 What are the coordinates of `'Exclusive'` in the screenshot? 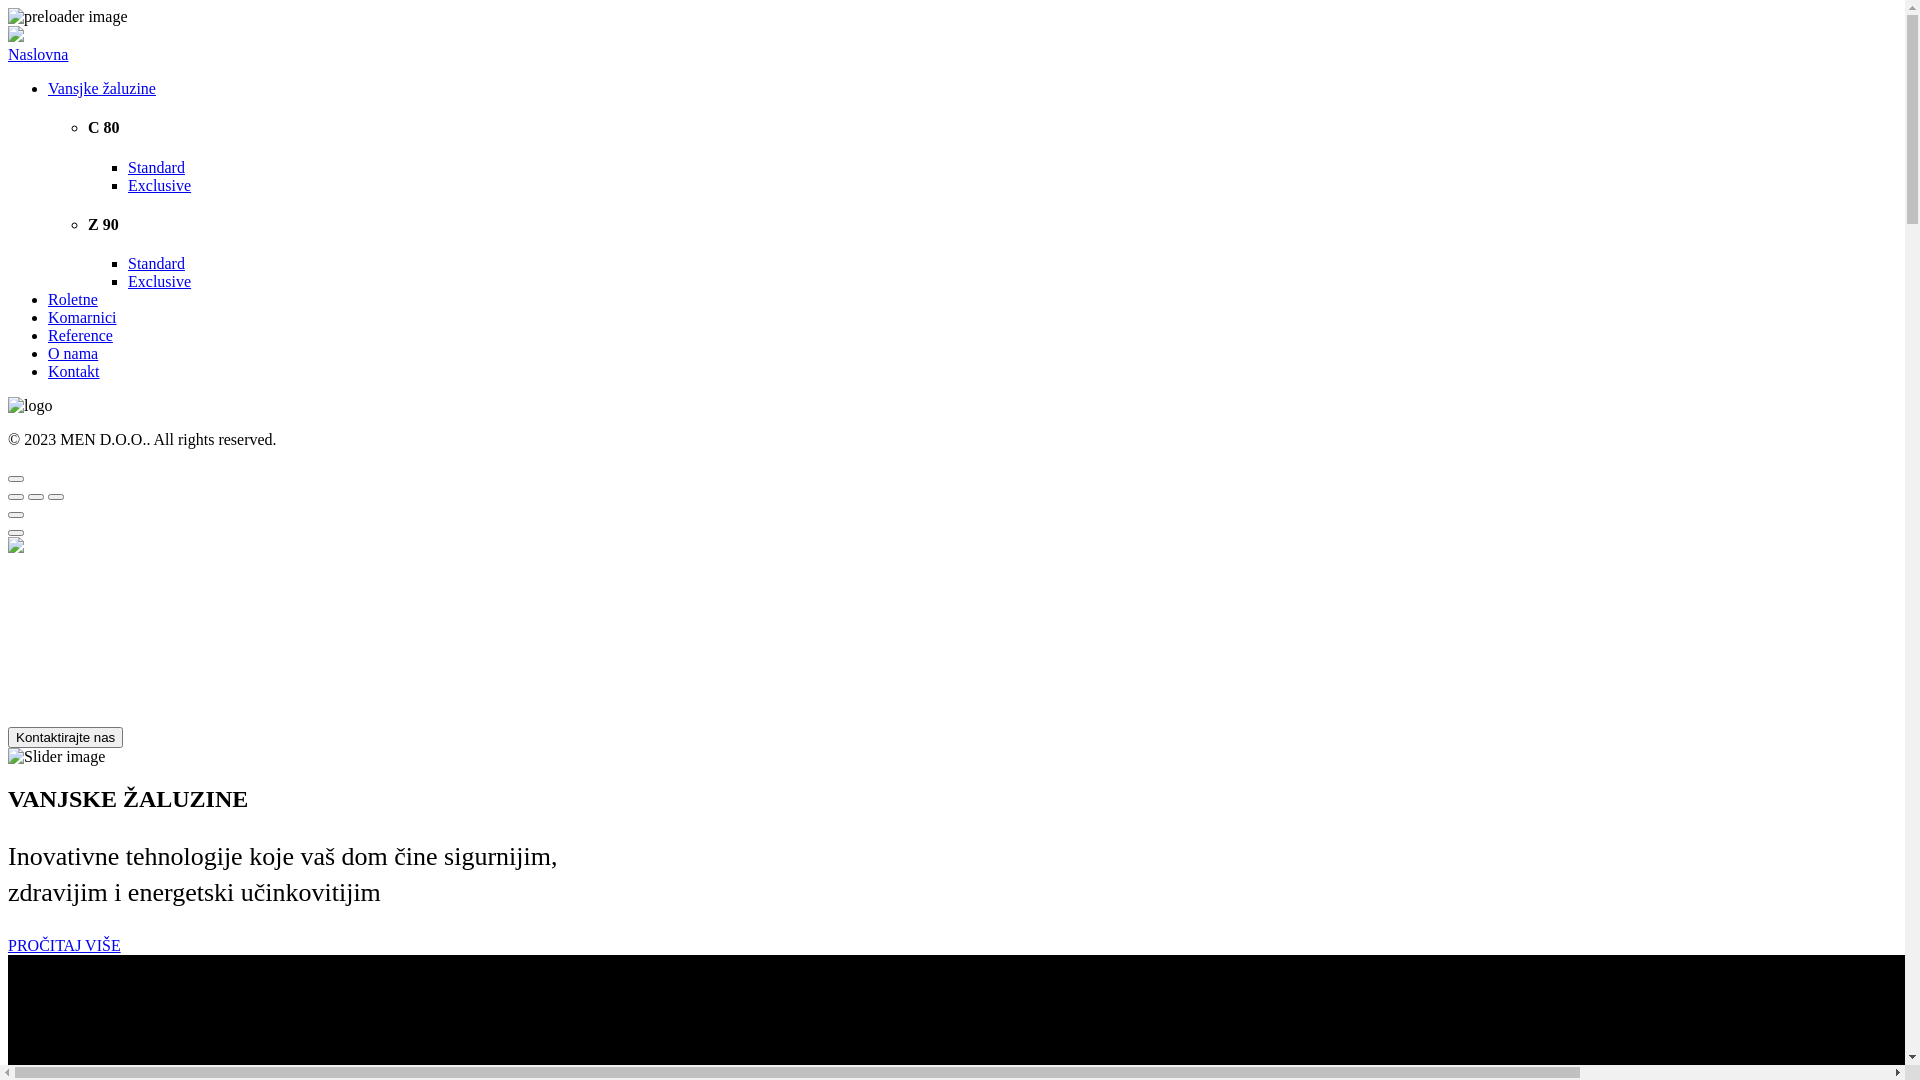 It's located at (158, 281).